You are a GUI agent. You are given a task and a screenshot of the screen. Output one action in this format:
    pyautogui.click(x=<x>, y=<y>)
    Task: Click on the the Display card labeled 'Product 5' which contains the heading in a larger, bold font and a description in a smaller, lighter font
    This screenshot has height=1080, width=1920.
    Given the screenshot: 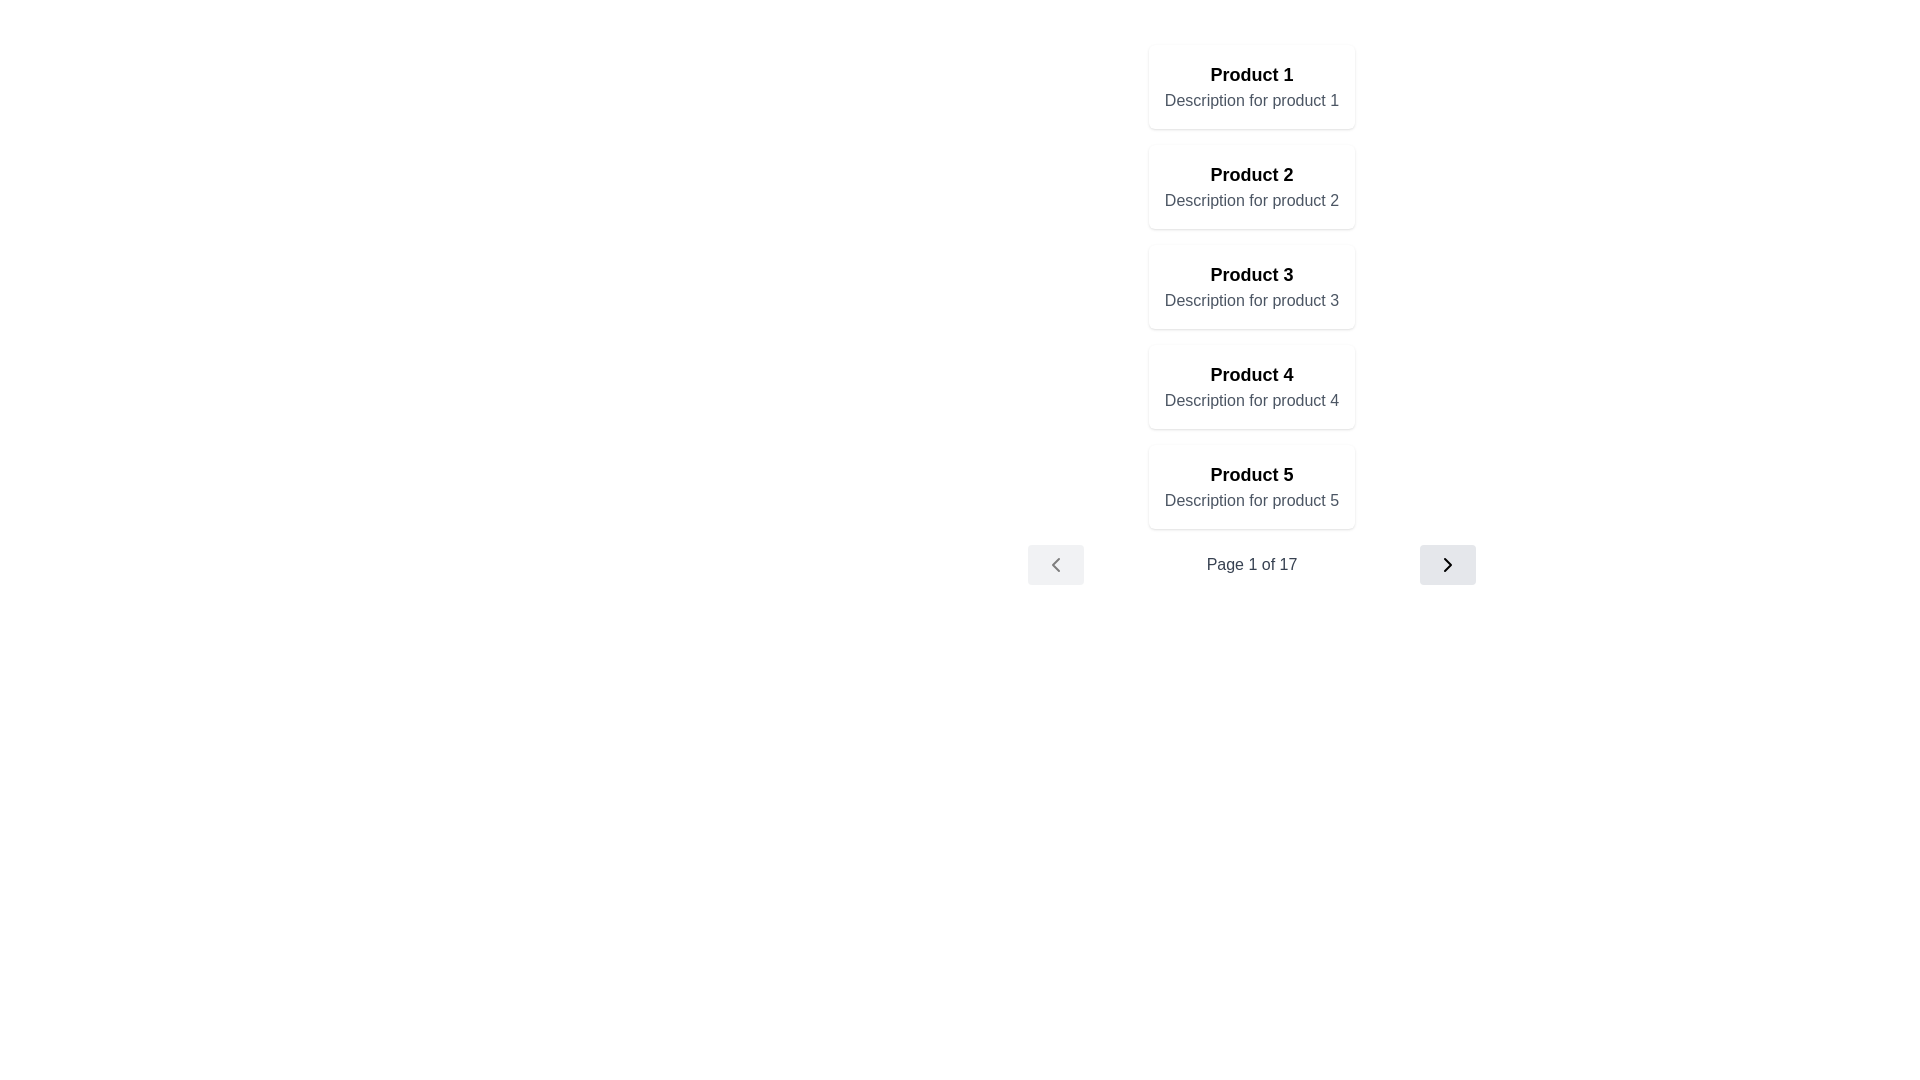 What is the action you would take?
    pyautogui.click(x=1251, y=486)
    